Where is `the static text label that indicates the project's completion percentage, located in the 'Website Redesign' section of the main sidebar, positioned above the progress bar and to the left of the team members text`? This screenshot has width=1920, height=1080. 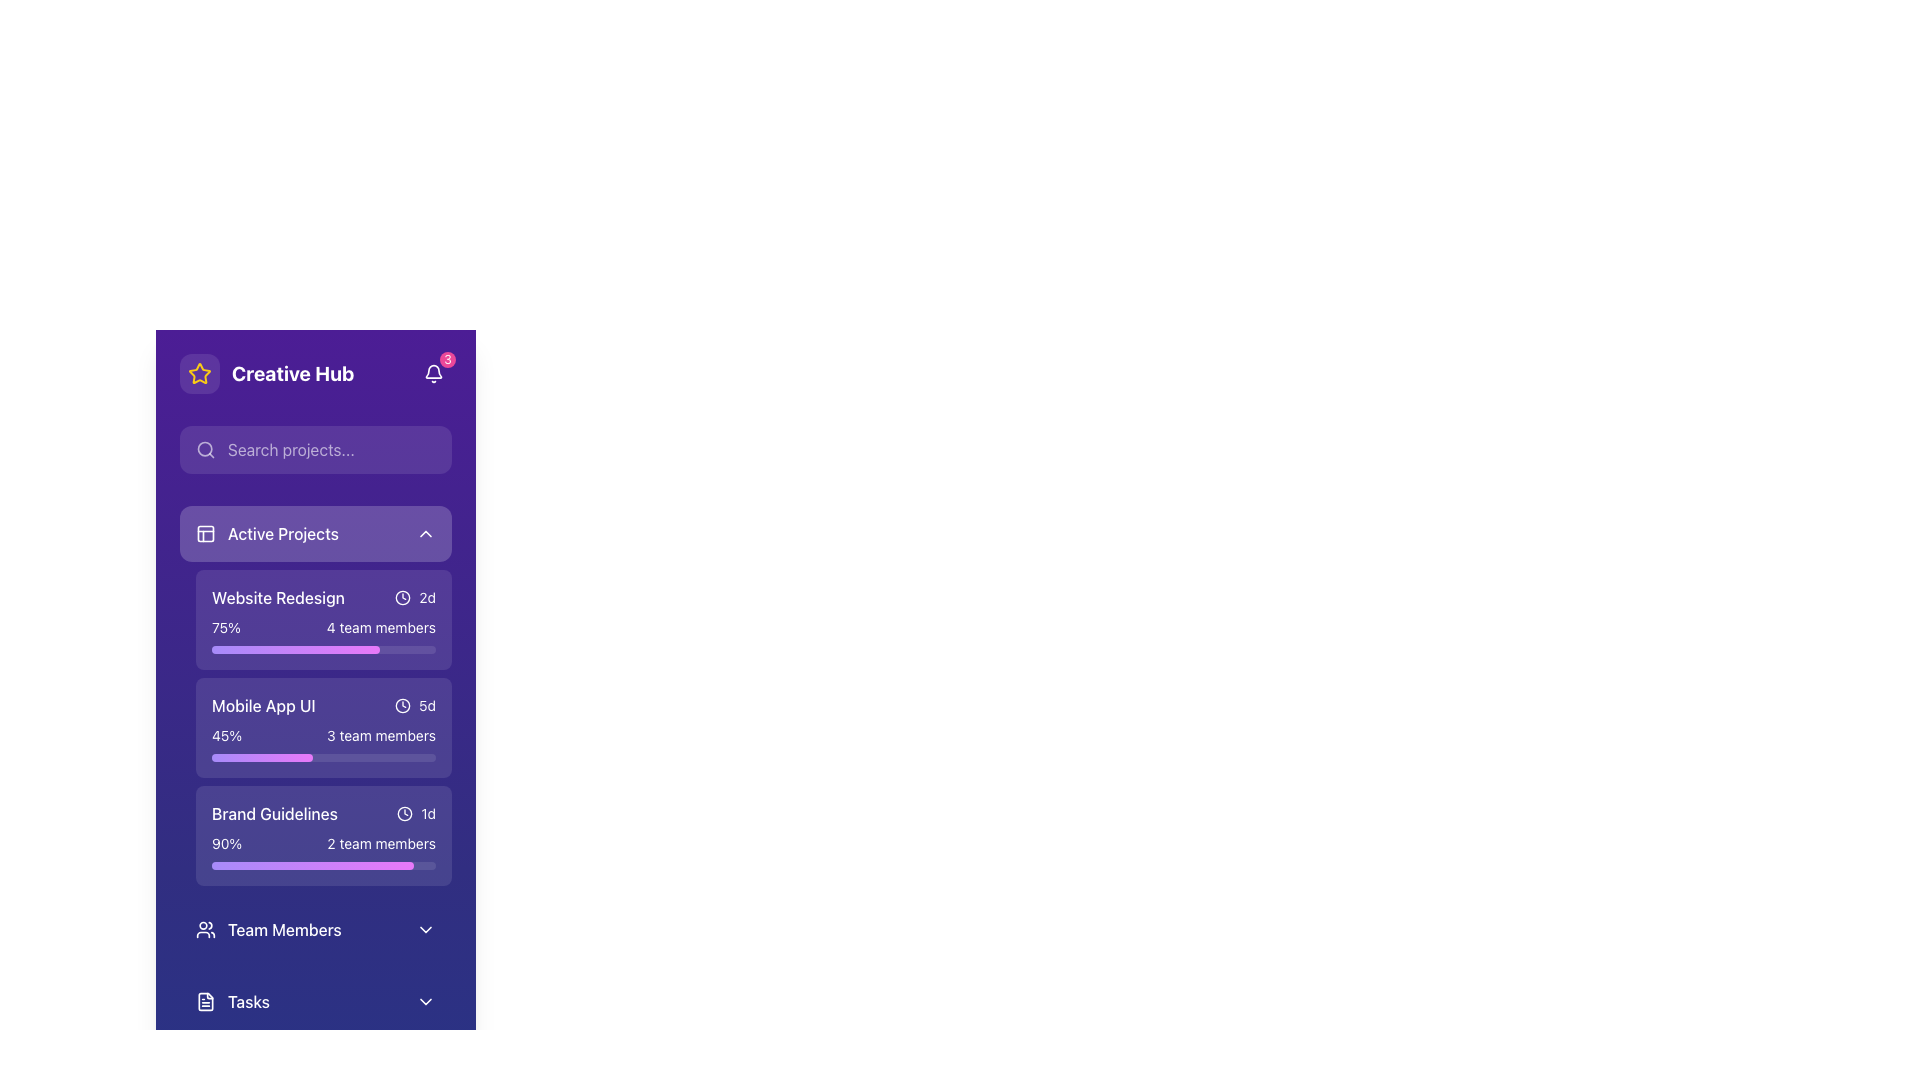 the static text label that indicates the project's completion percentage, located in the 'Website Redesign' section of the main sidebar, positioned above the progress bar and to the left of the team members text is located at coordinates (226, 627).